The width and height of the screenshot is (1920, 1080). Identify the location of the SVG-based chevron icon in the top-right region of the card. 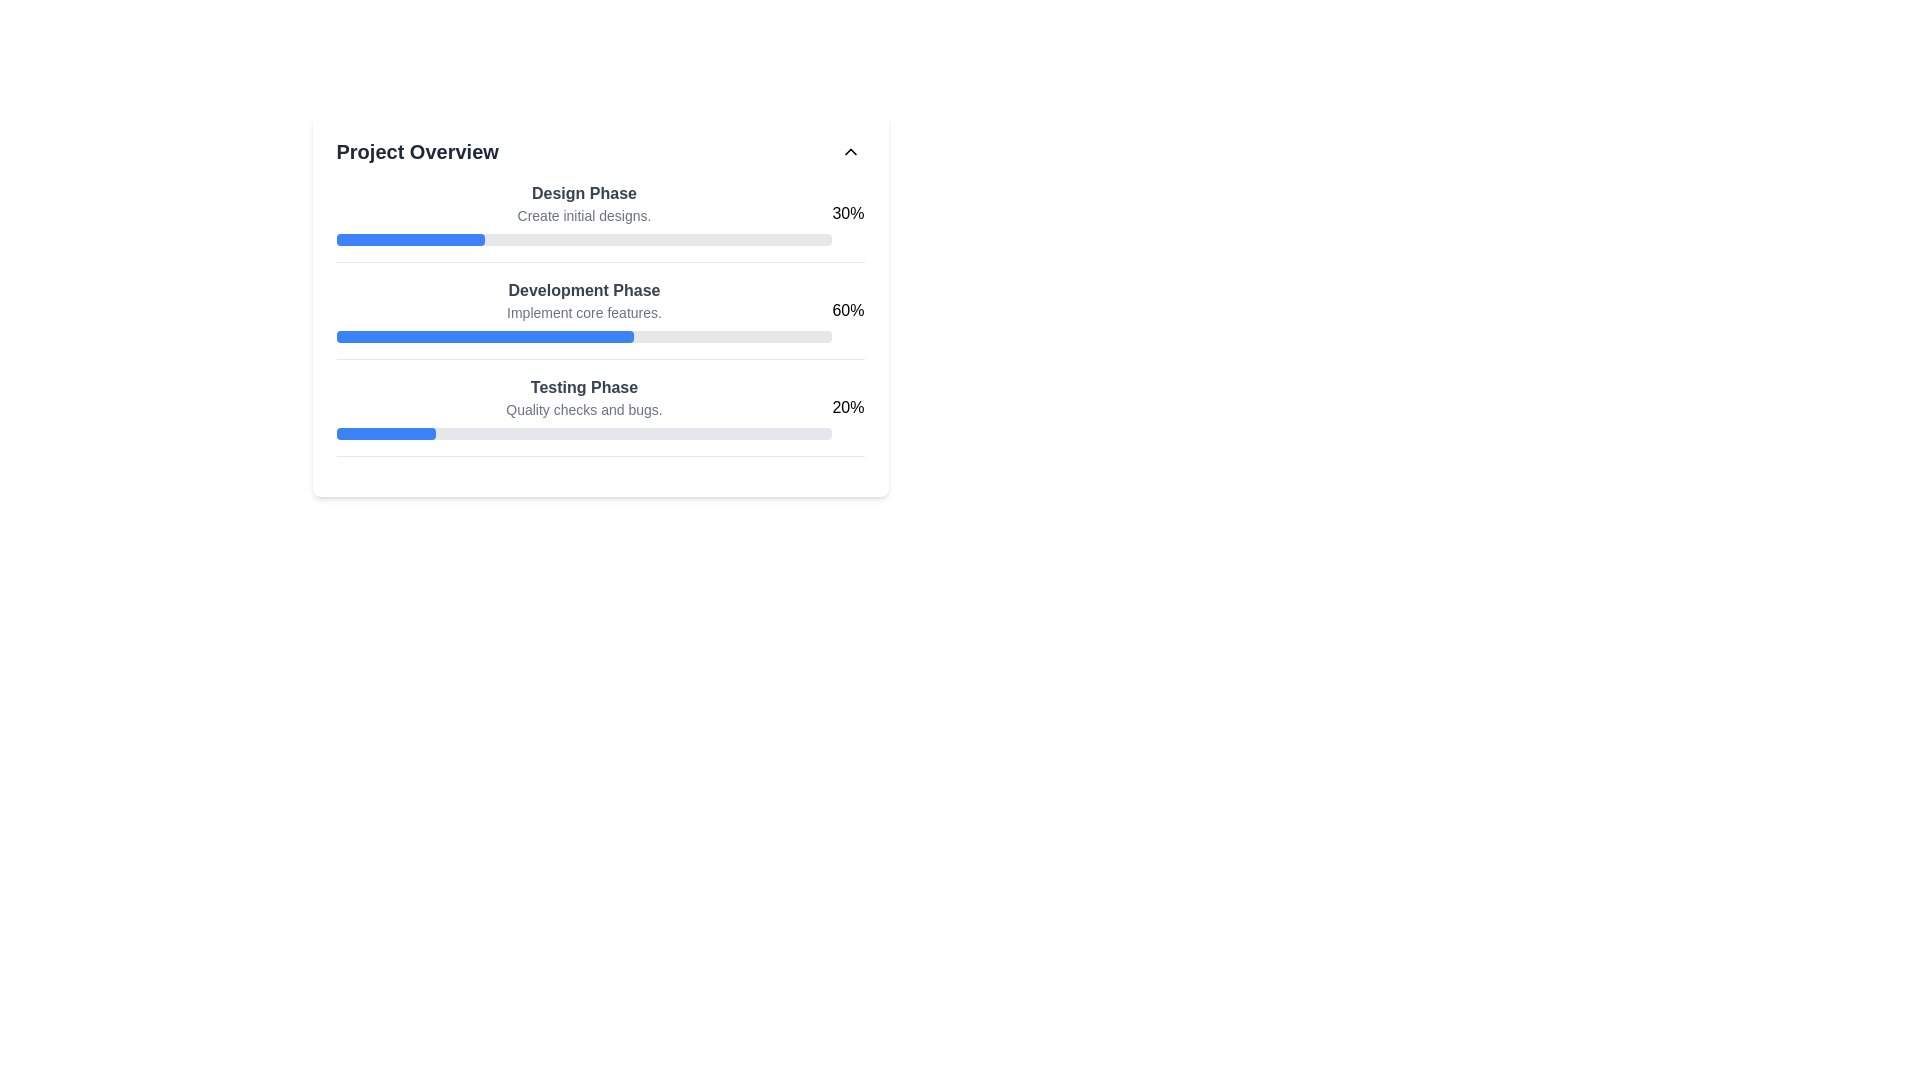
(850, 150).